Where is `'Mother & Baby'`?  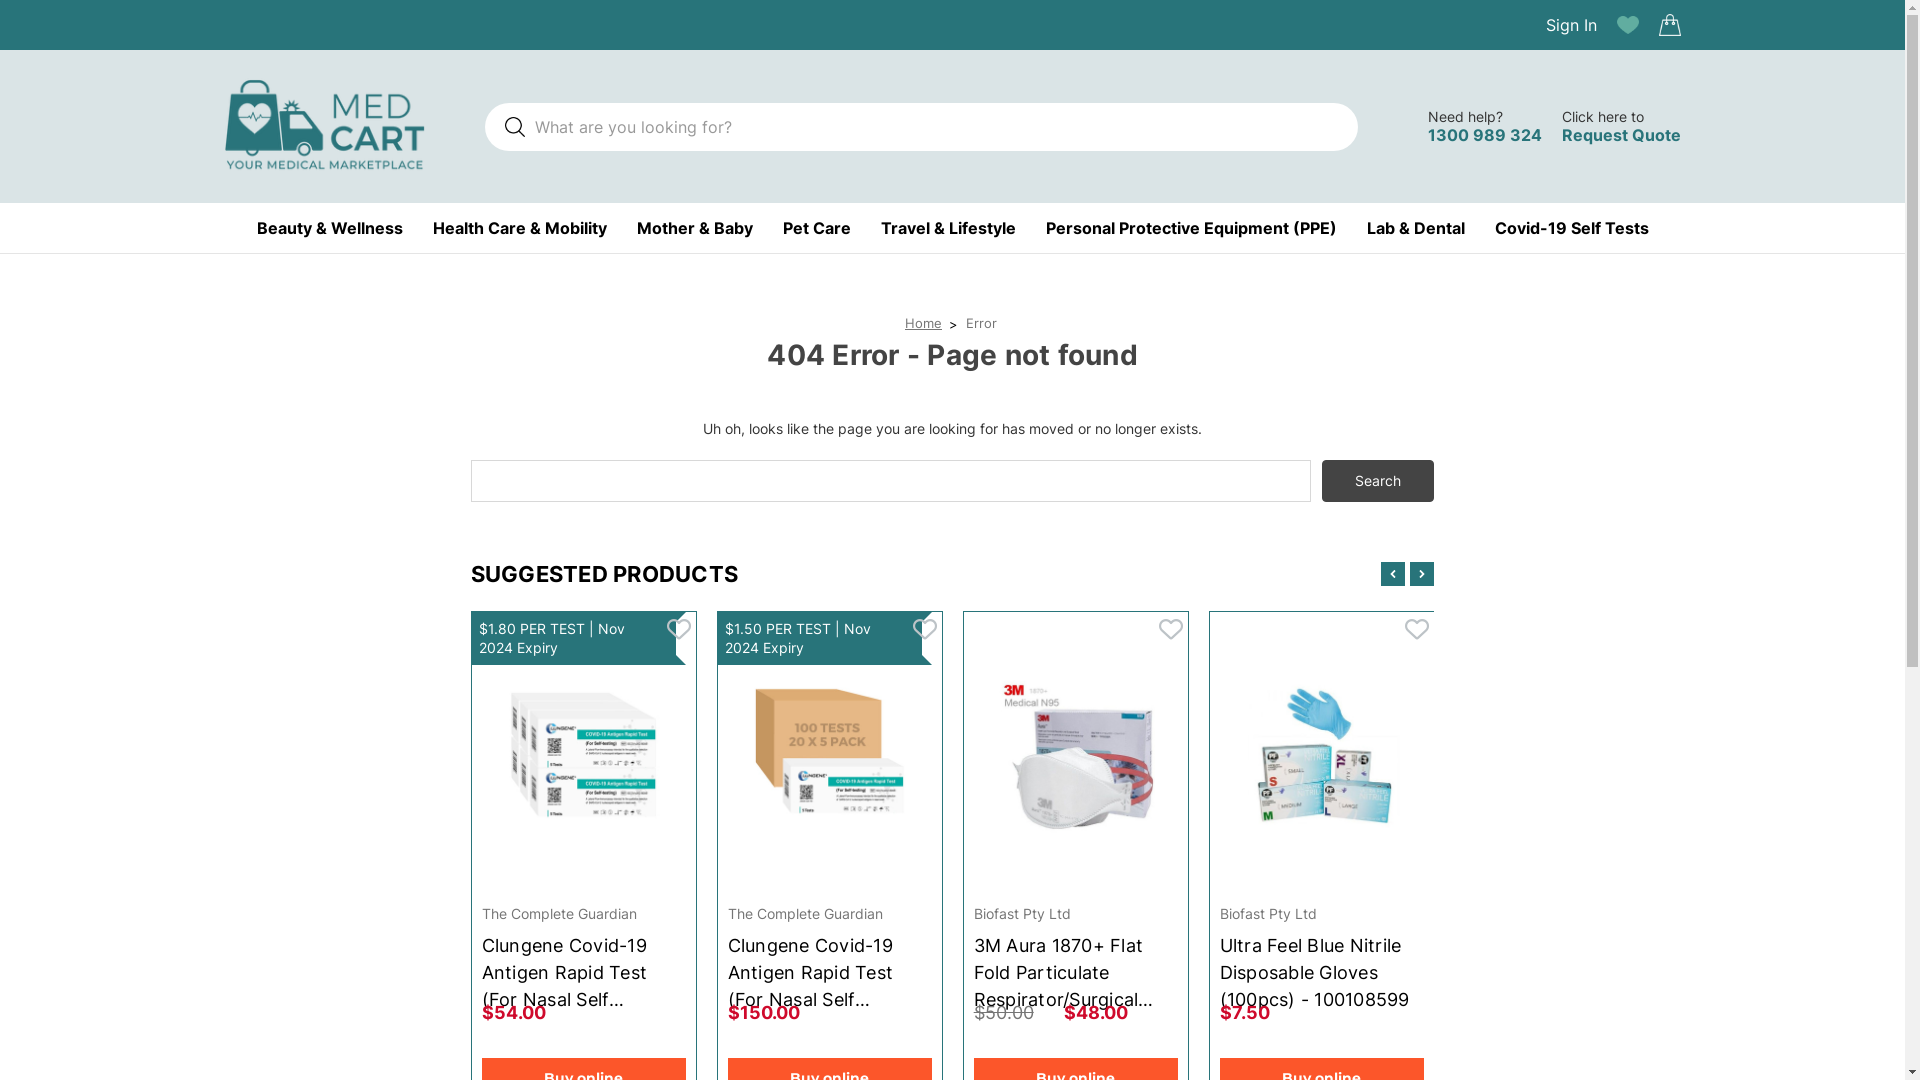 'Mother & Baby' is located at coordinates (694, 226).